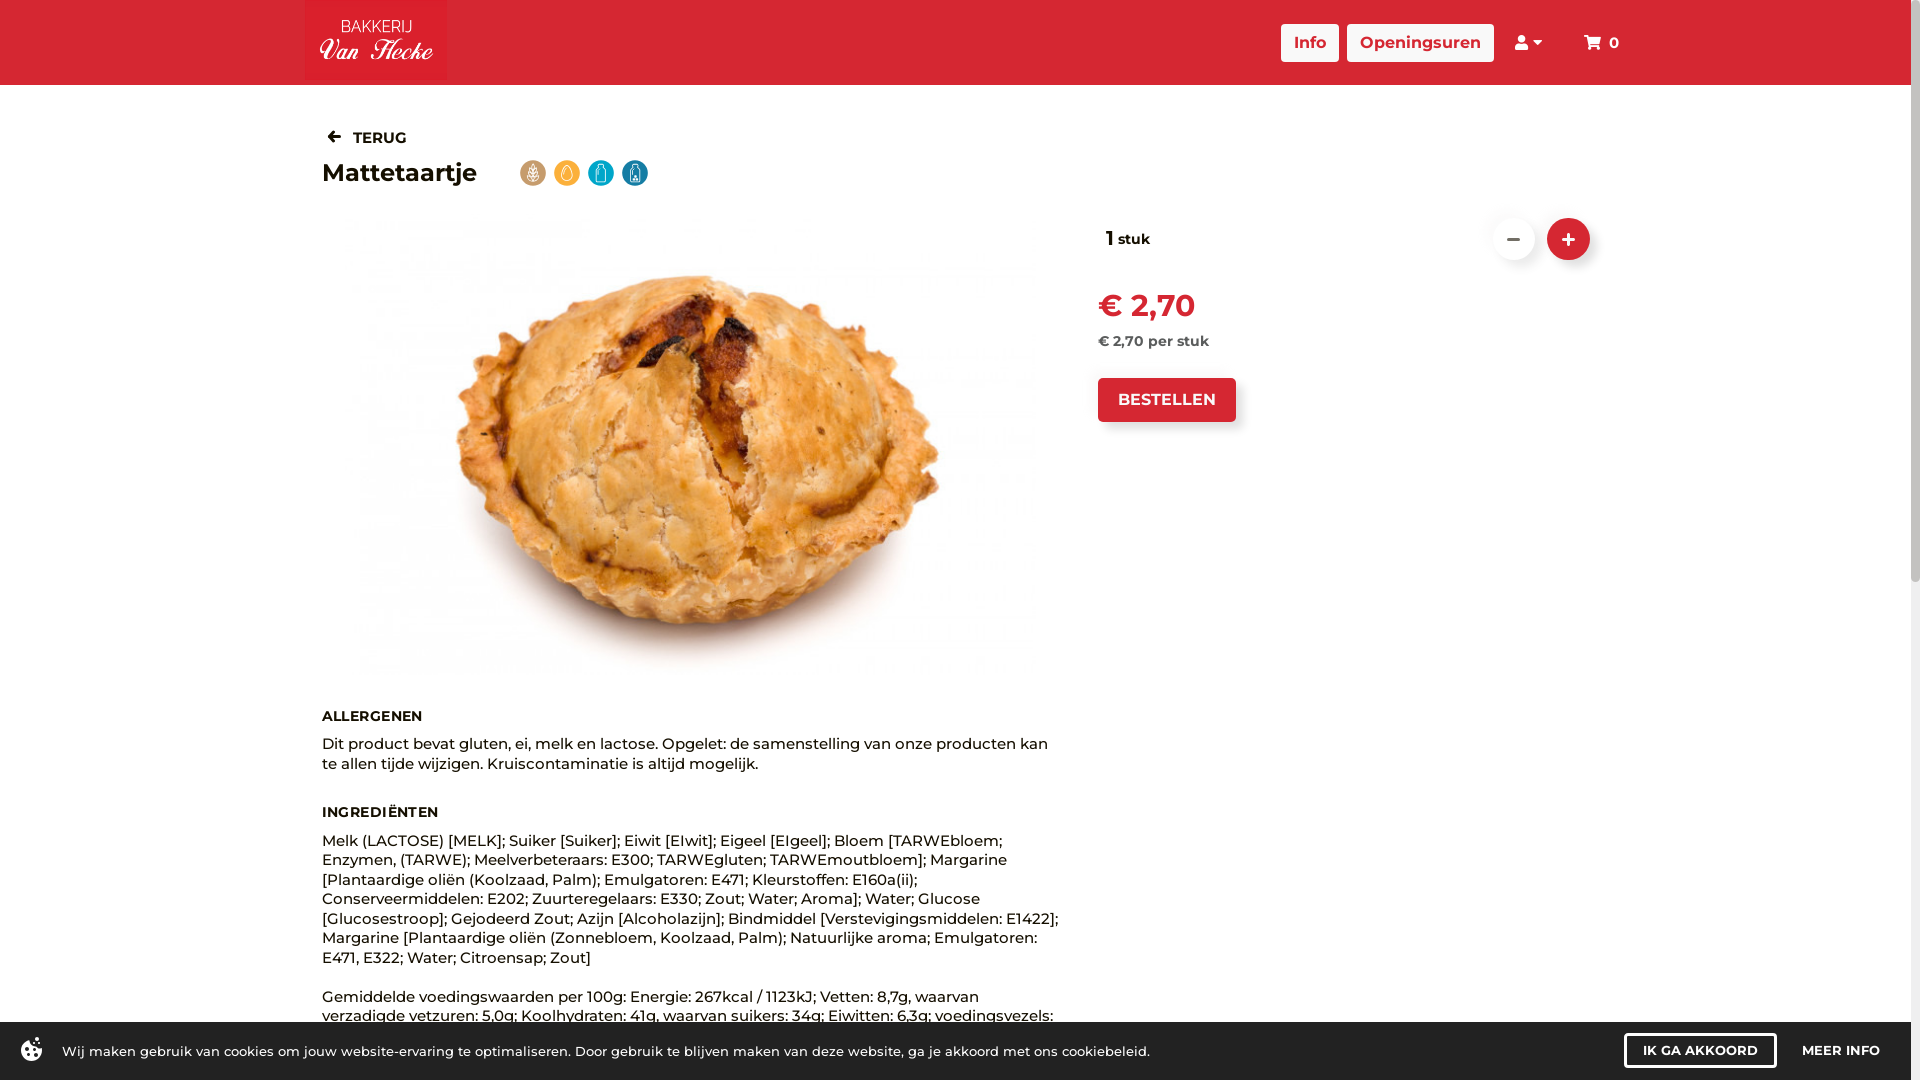 The width and height of the screenshot is (1920, 1080). What do you see at coordinates (1623, 1049) in the screenshot?
I see `'IK GA AKKOORD'` at bounding box center [1623, 1049].